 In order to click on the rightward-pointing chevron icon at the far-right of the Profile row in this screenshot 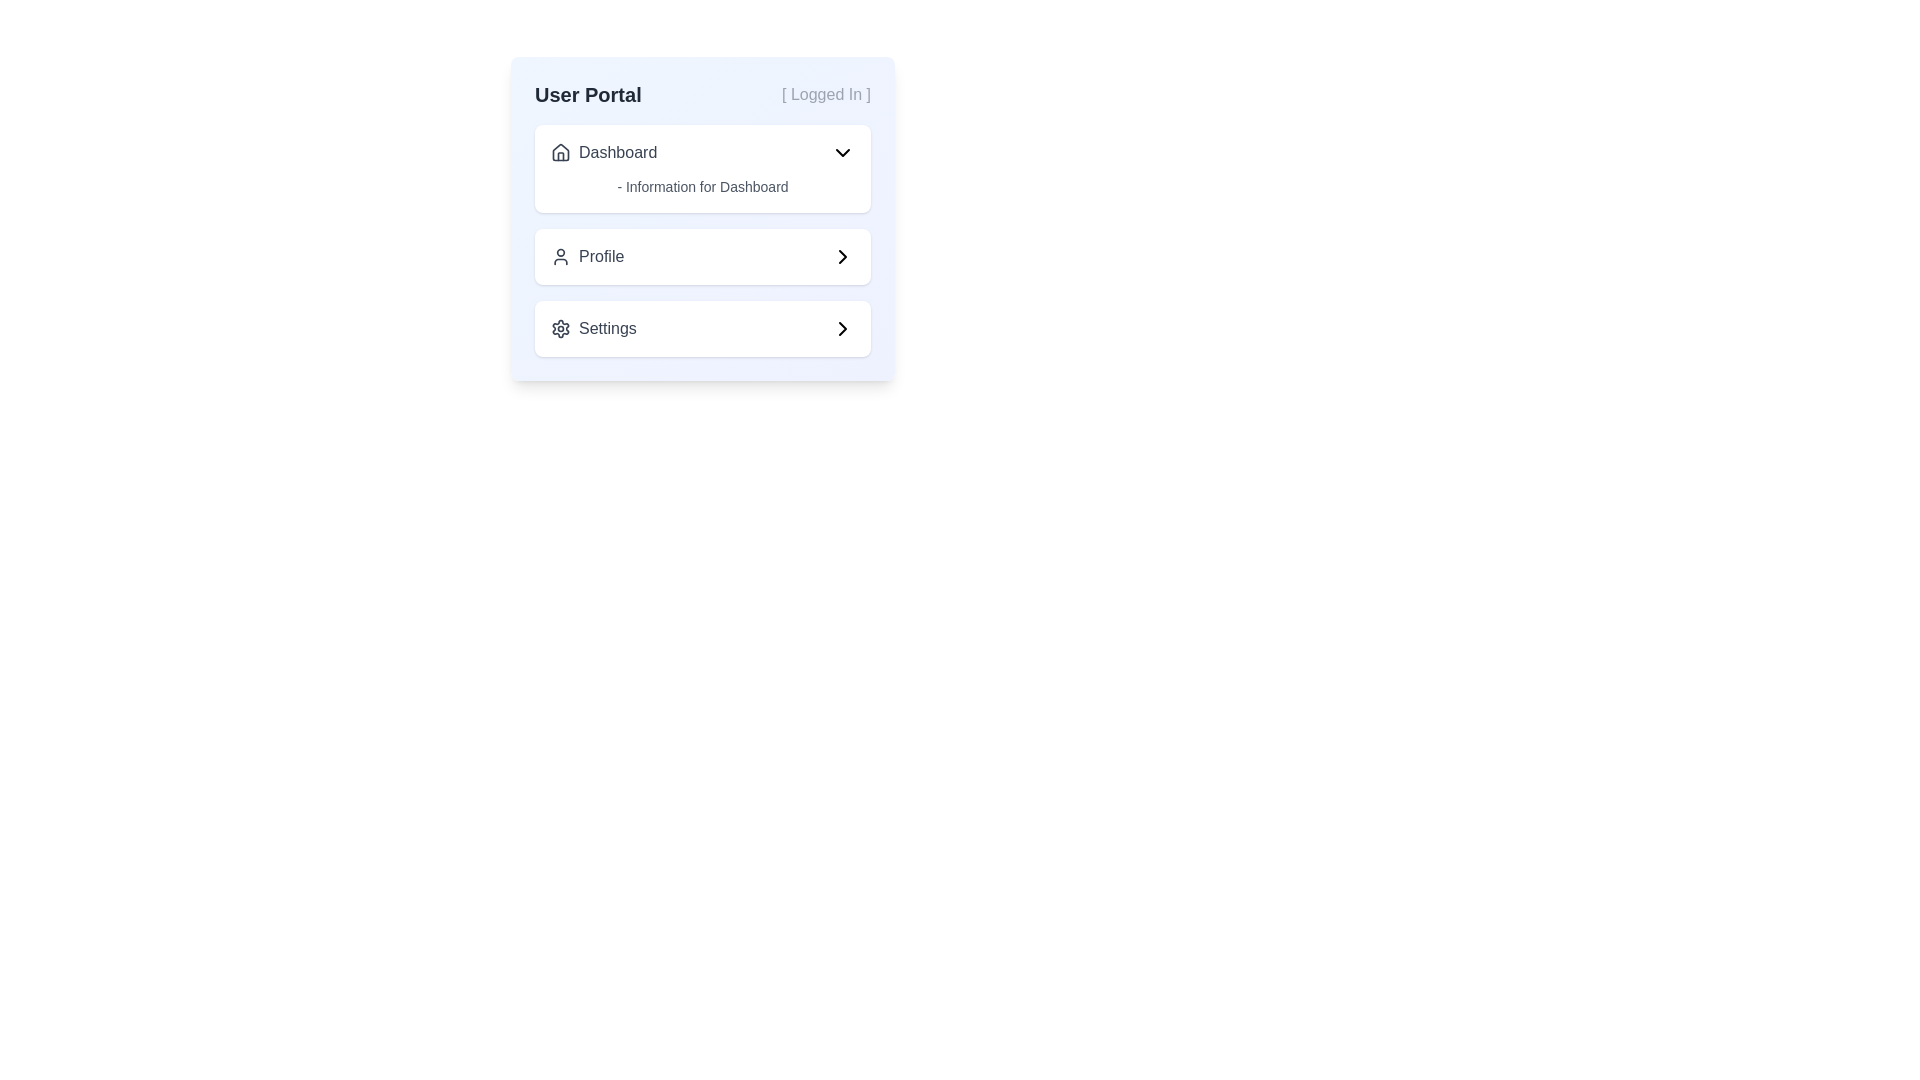, I will do `click(843, 256)`.